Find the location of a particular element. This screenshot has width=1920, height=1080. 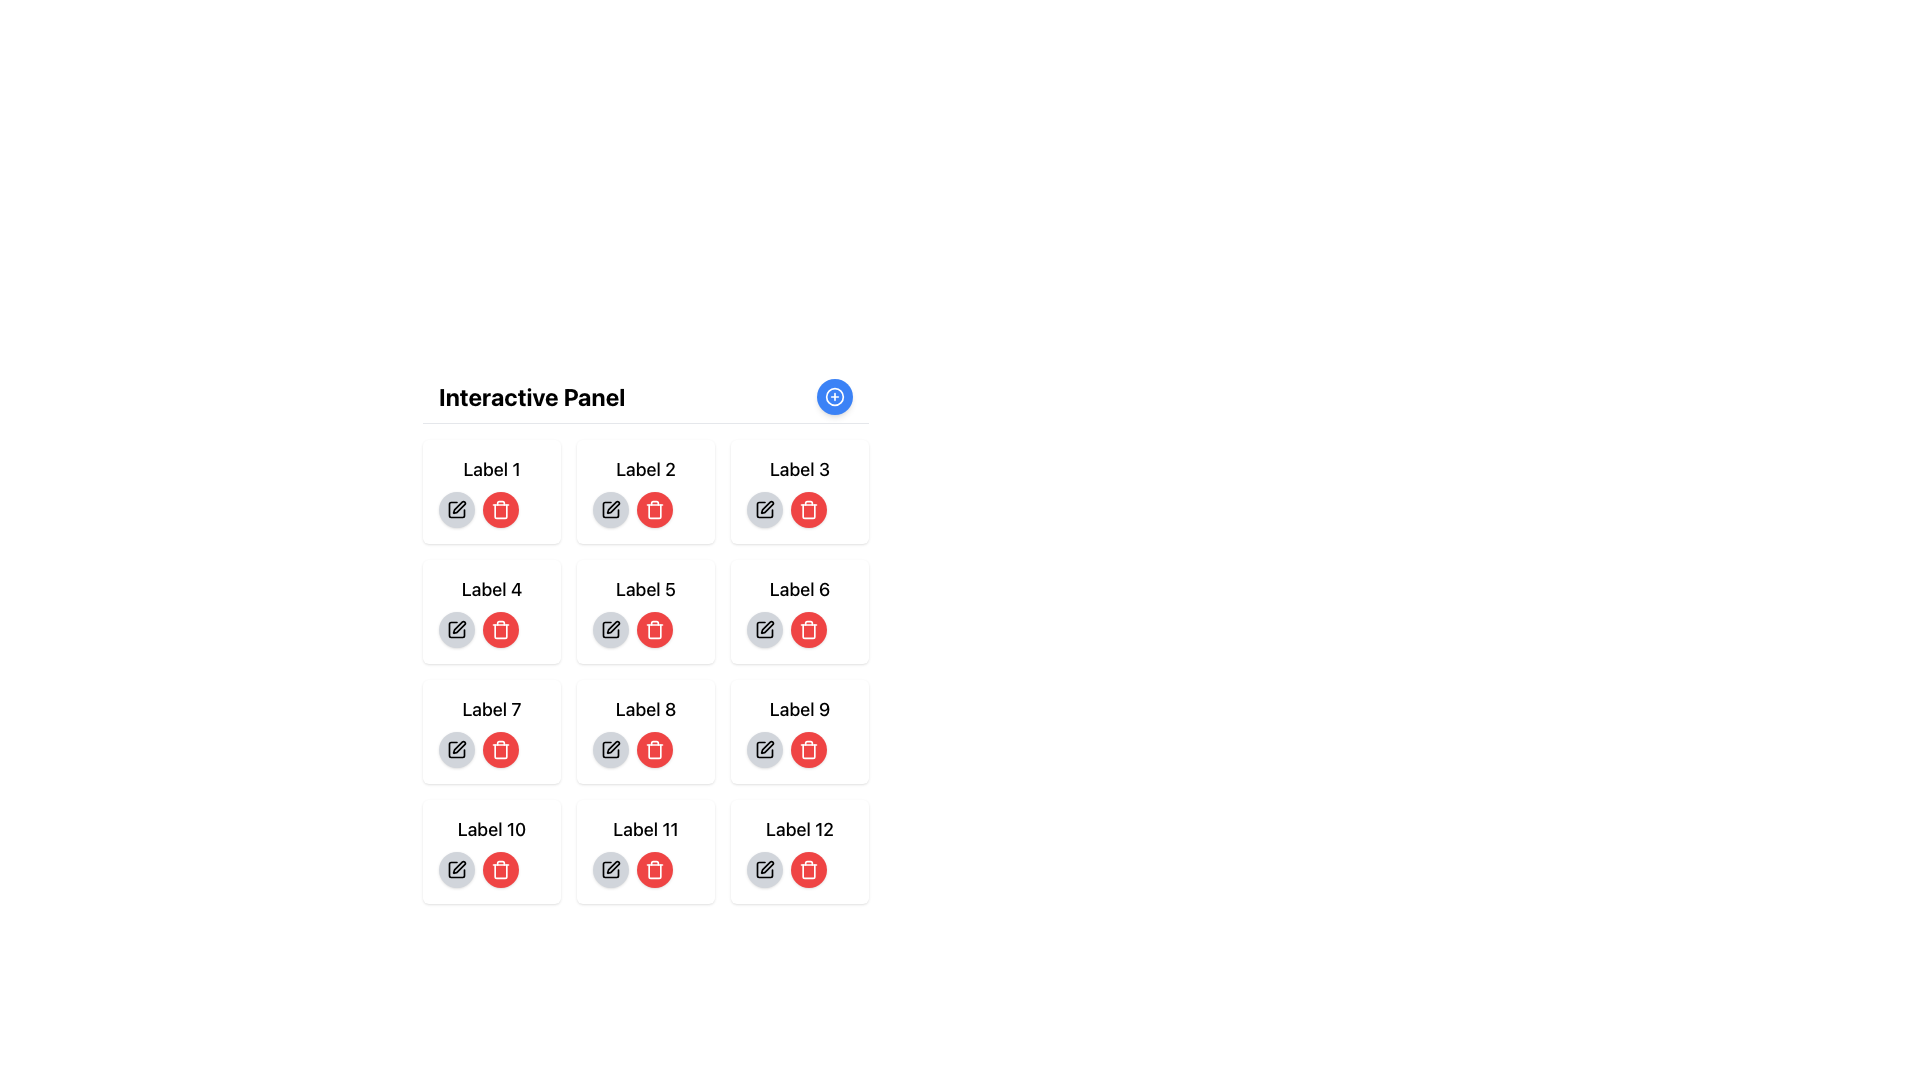

the editing icon button located in the eleventh cell of a 4x3 grid layout, adjacent to 'Label 11' is located at coordinates (612, 866).